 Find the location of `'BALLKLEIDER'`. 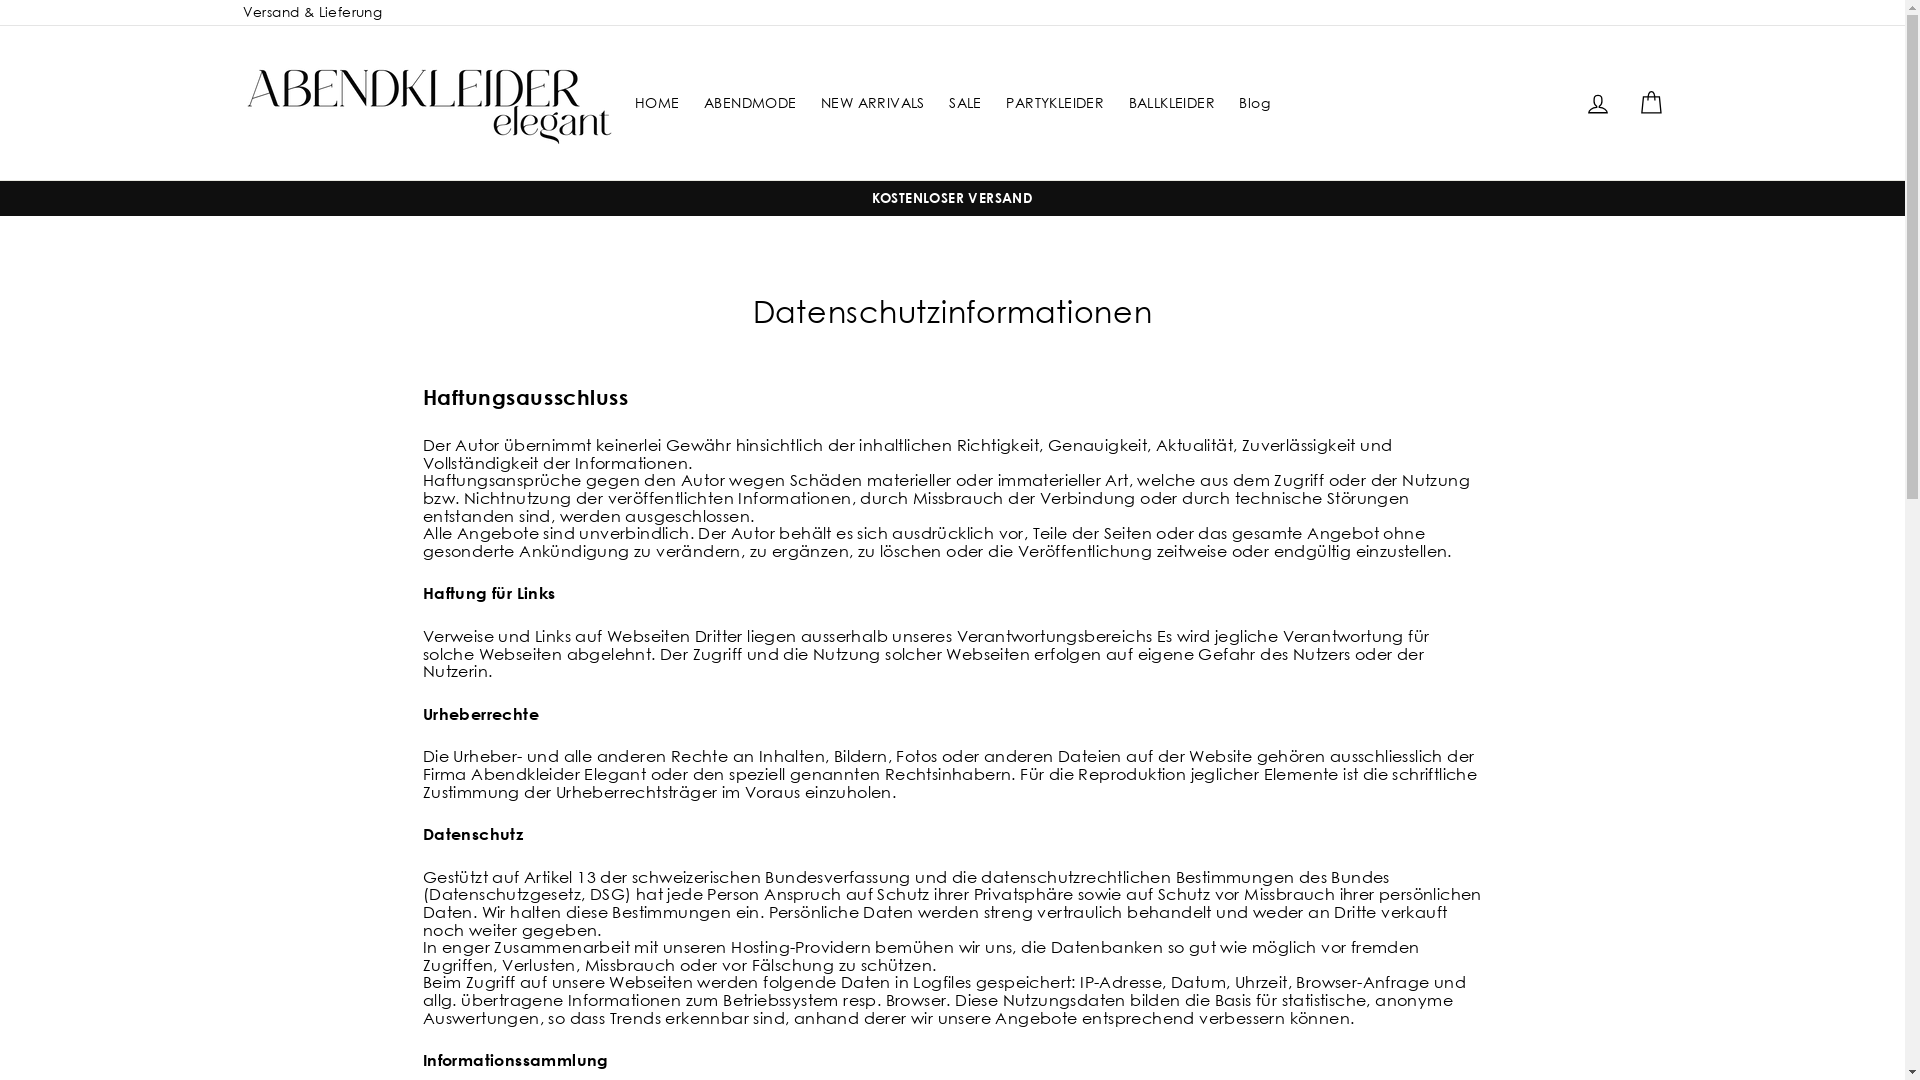

'BALLKLEIDER' is located at coordinates (1171, 103).